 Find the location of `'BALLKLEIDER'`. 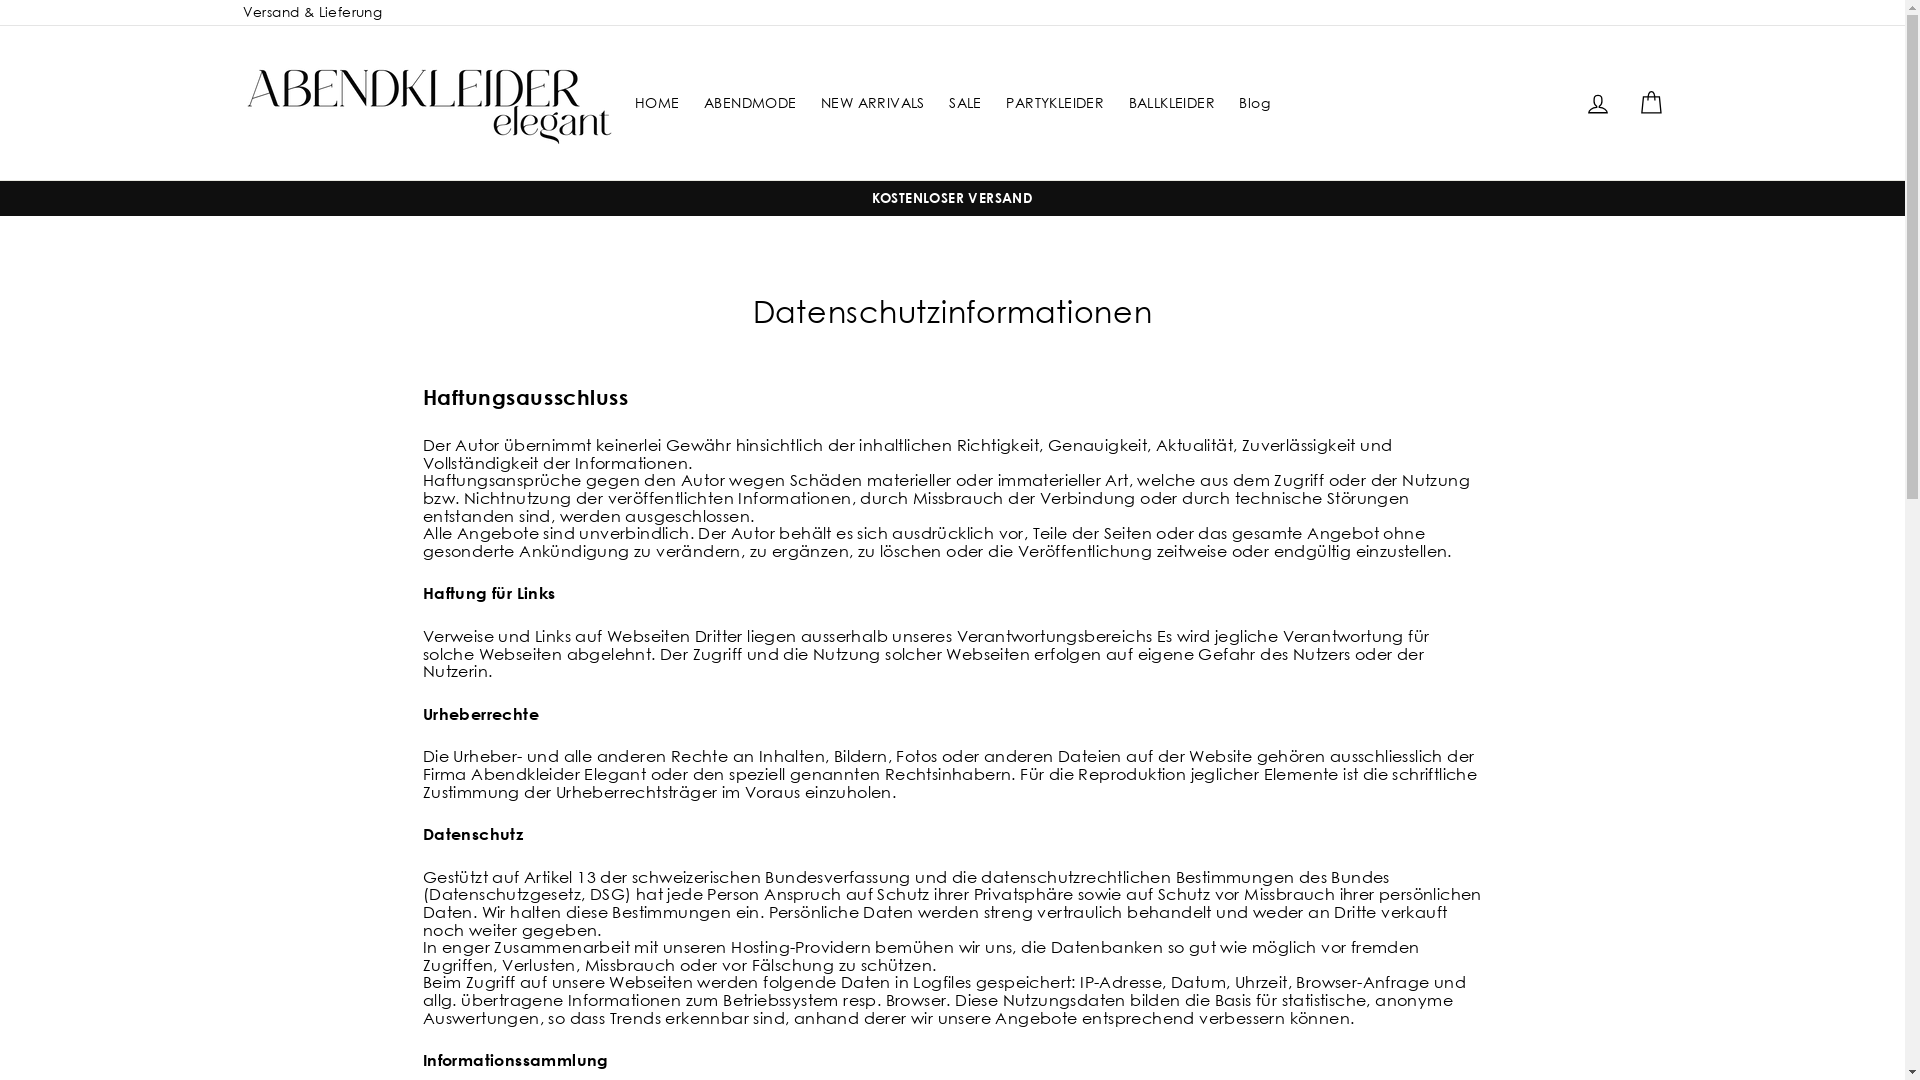

'BALLKLEIDER' is located at coordinates (1171, 103).